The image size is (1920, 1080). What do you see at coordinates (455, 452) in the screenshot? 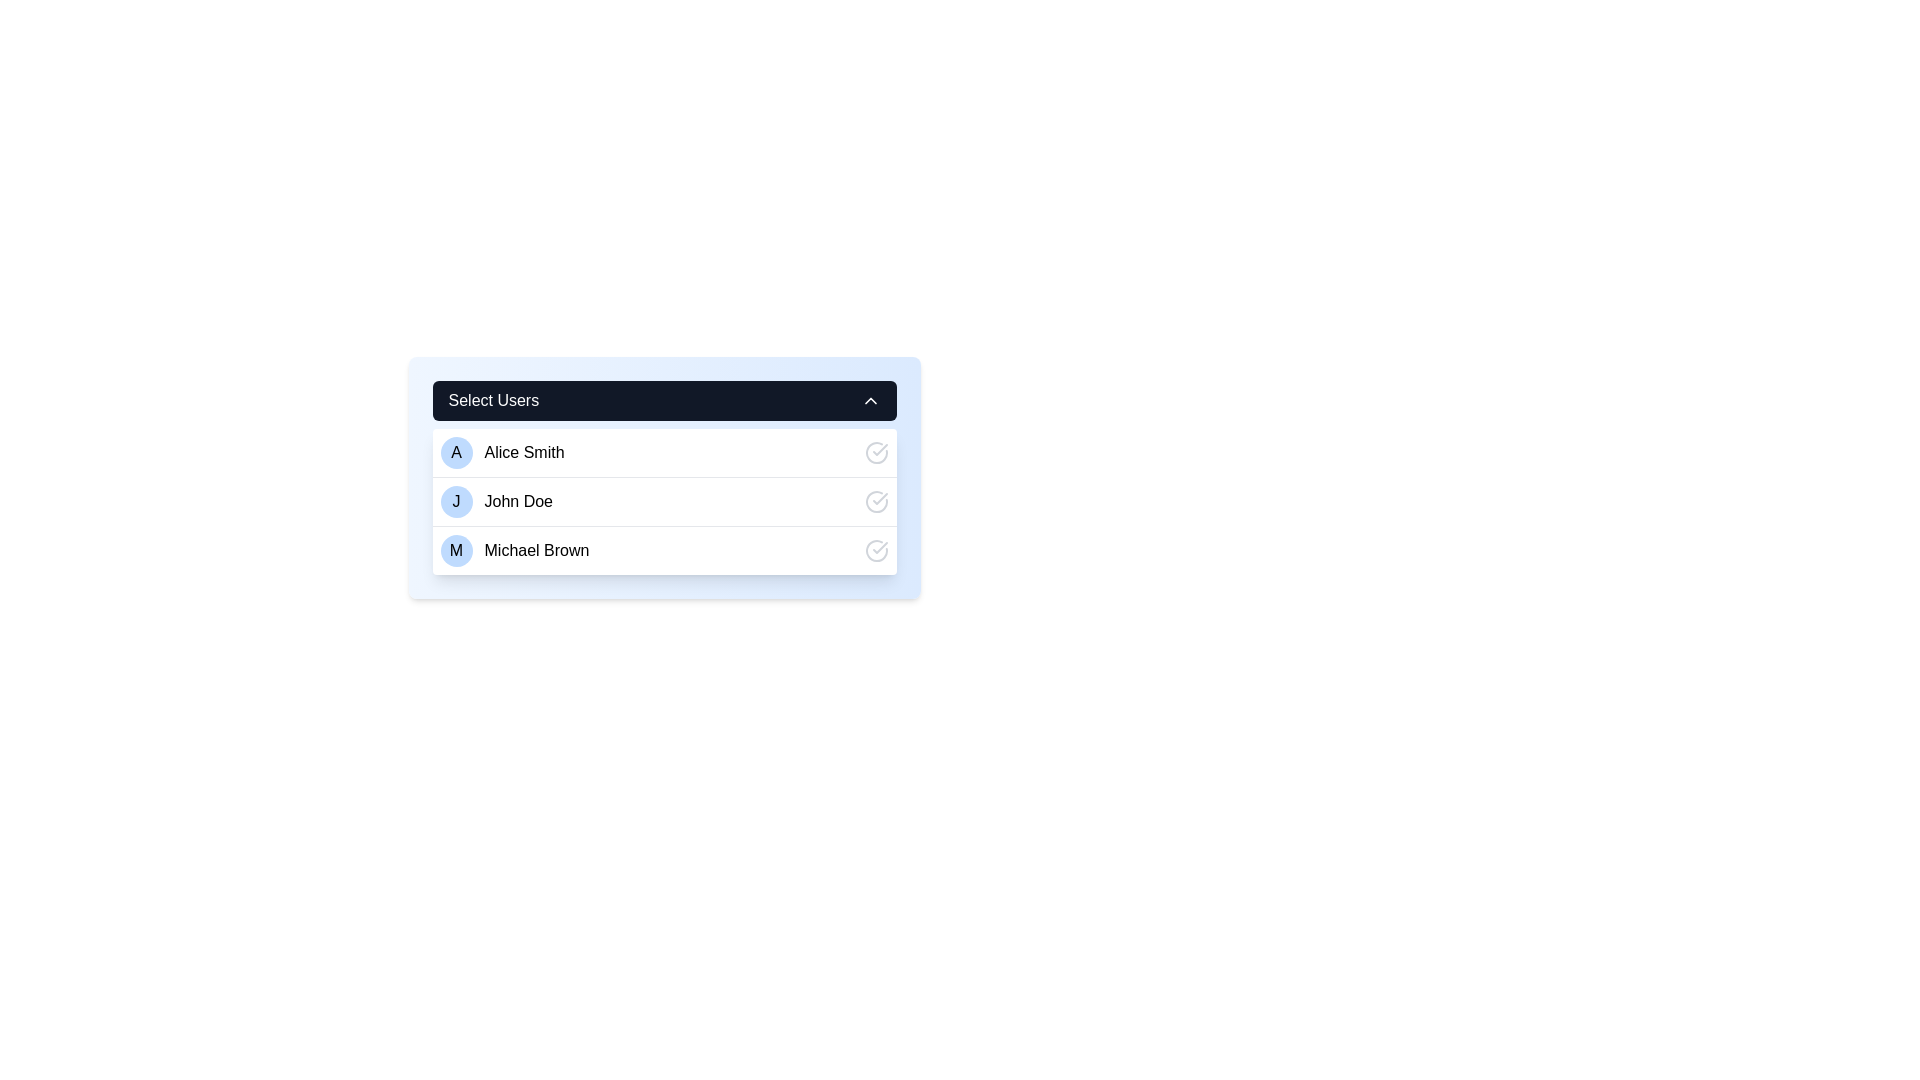
I see `the avatar or badge representing the user 'Alice Smith' in the user selection panel, which is located to the left of the name` at bounding box center [455, 452].